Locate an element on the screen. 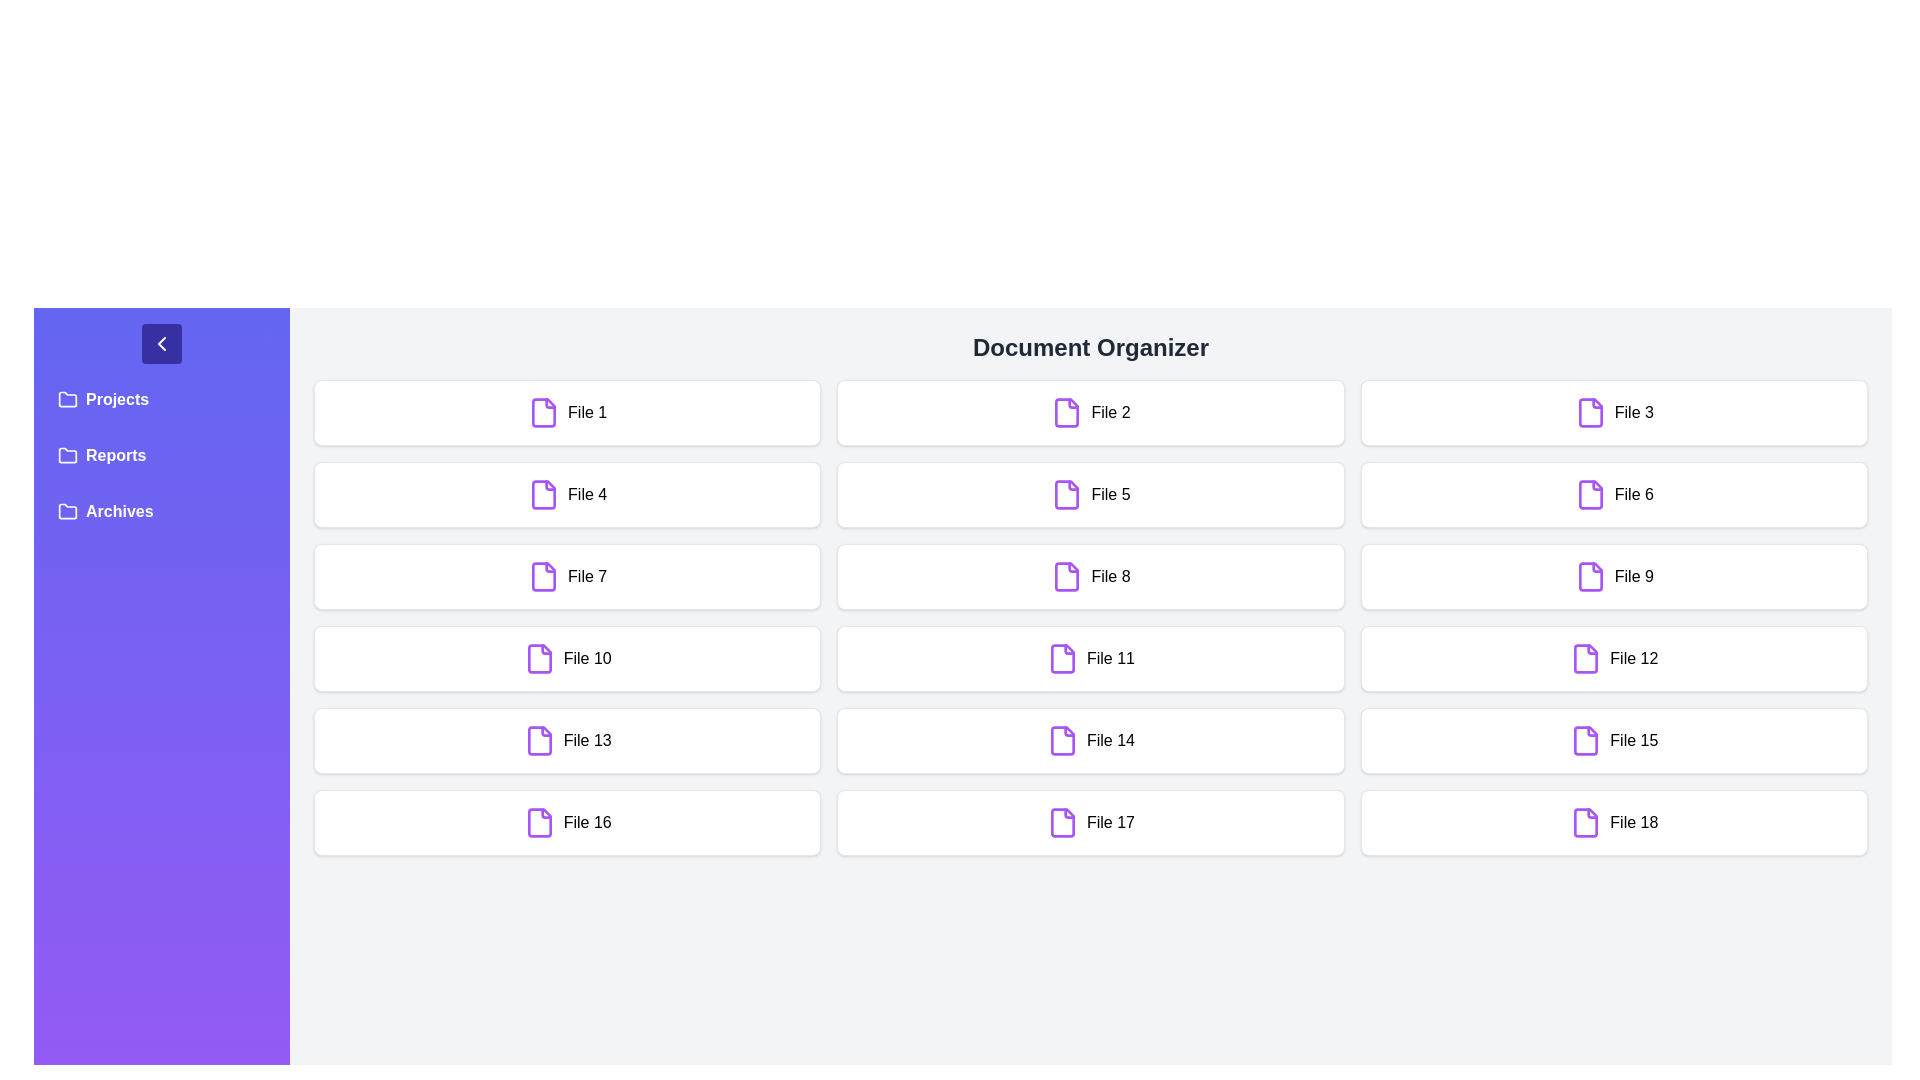  the folder labeled Projects in the sidebar to open it is located at coordinates (162, 400).